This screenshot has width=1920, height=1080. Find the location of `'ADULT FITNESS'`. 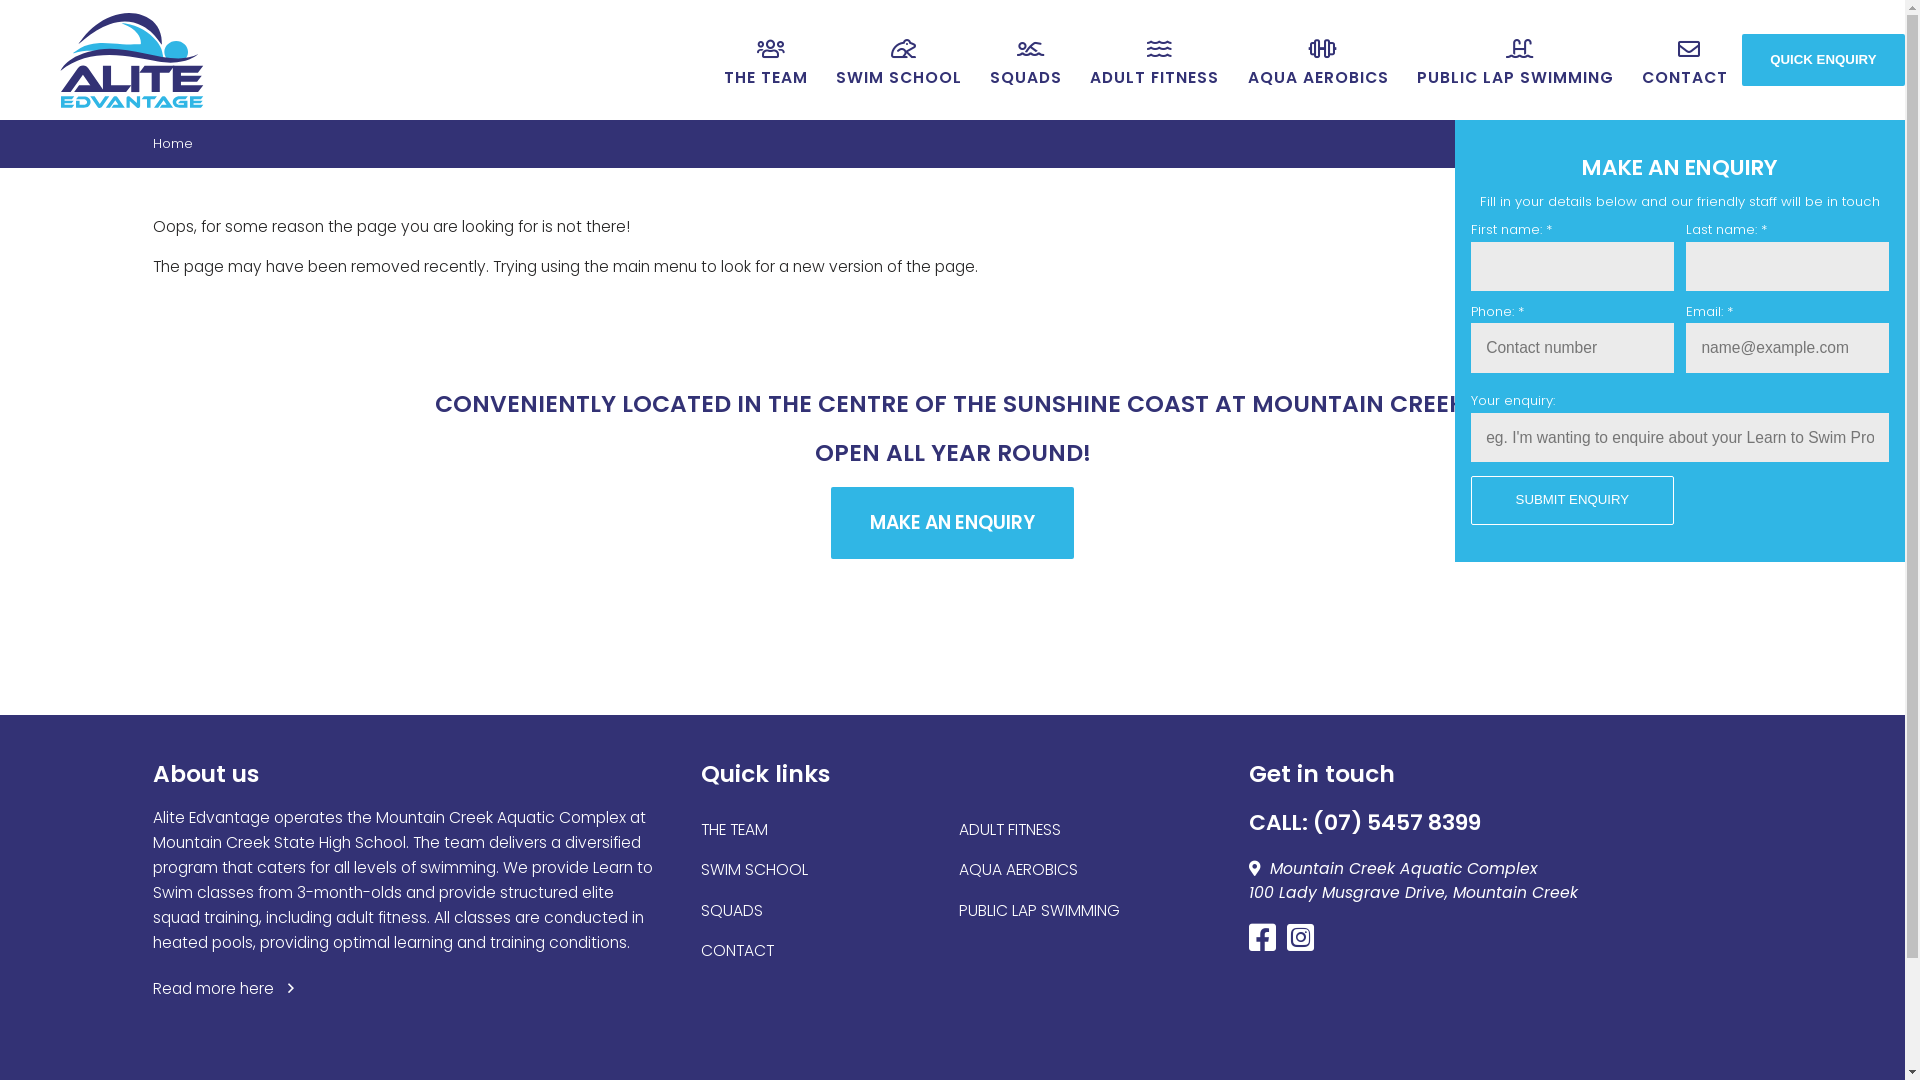

'ADULT FITNESS' is located at coordinates (1155, 59).